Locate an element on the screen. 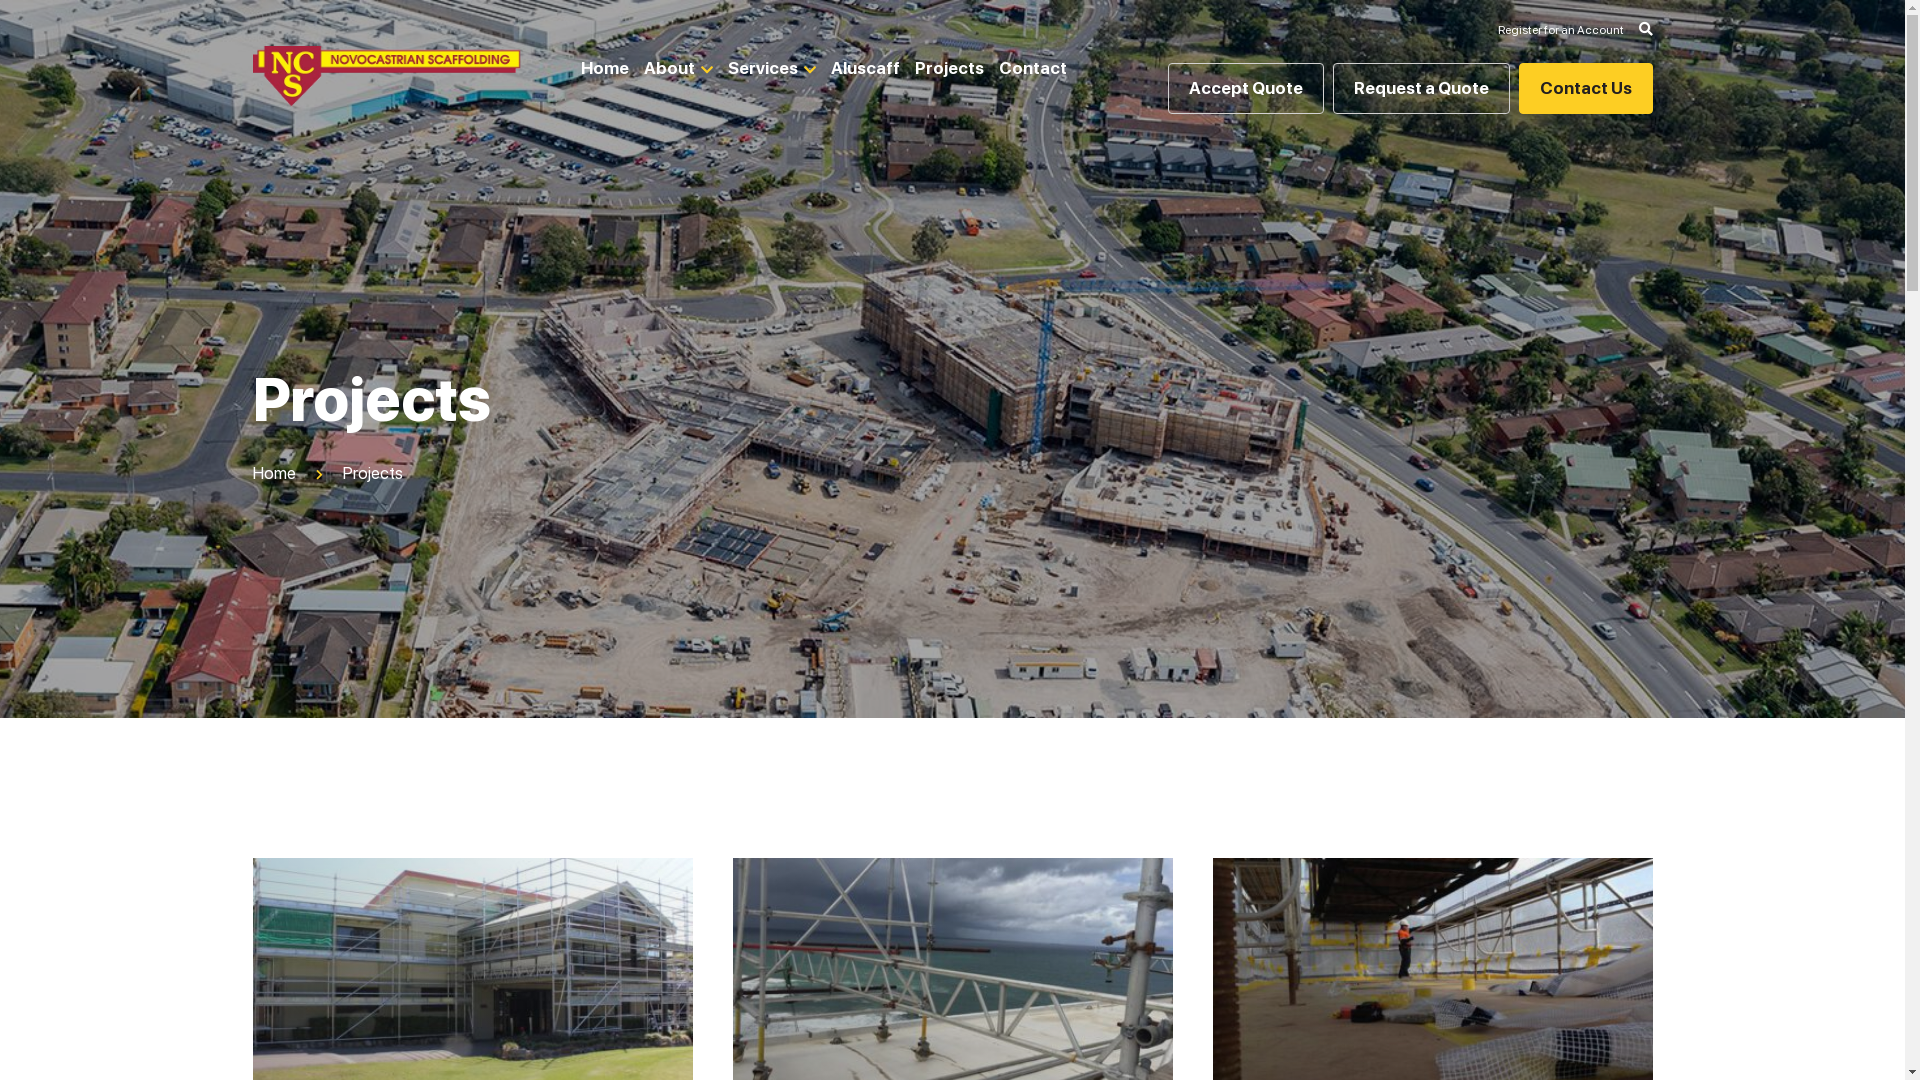 Image resolution: width=1920 pixels, height=1080 pixels. 'Request a Quote' is located at coordinates (1419, 87).